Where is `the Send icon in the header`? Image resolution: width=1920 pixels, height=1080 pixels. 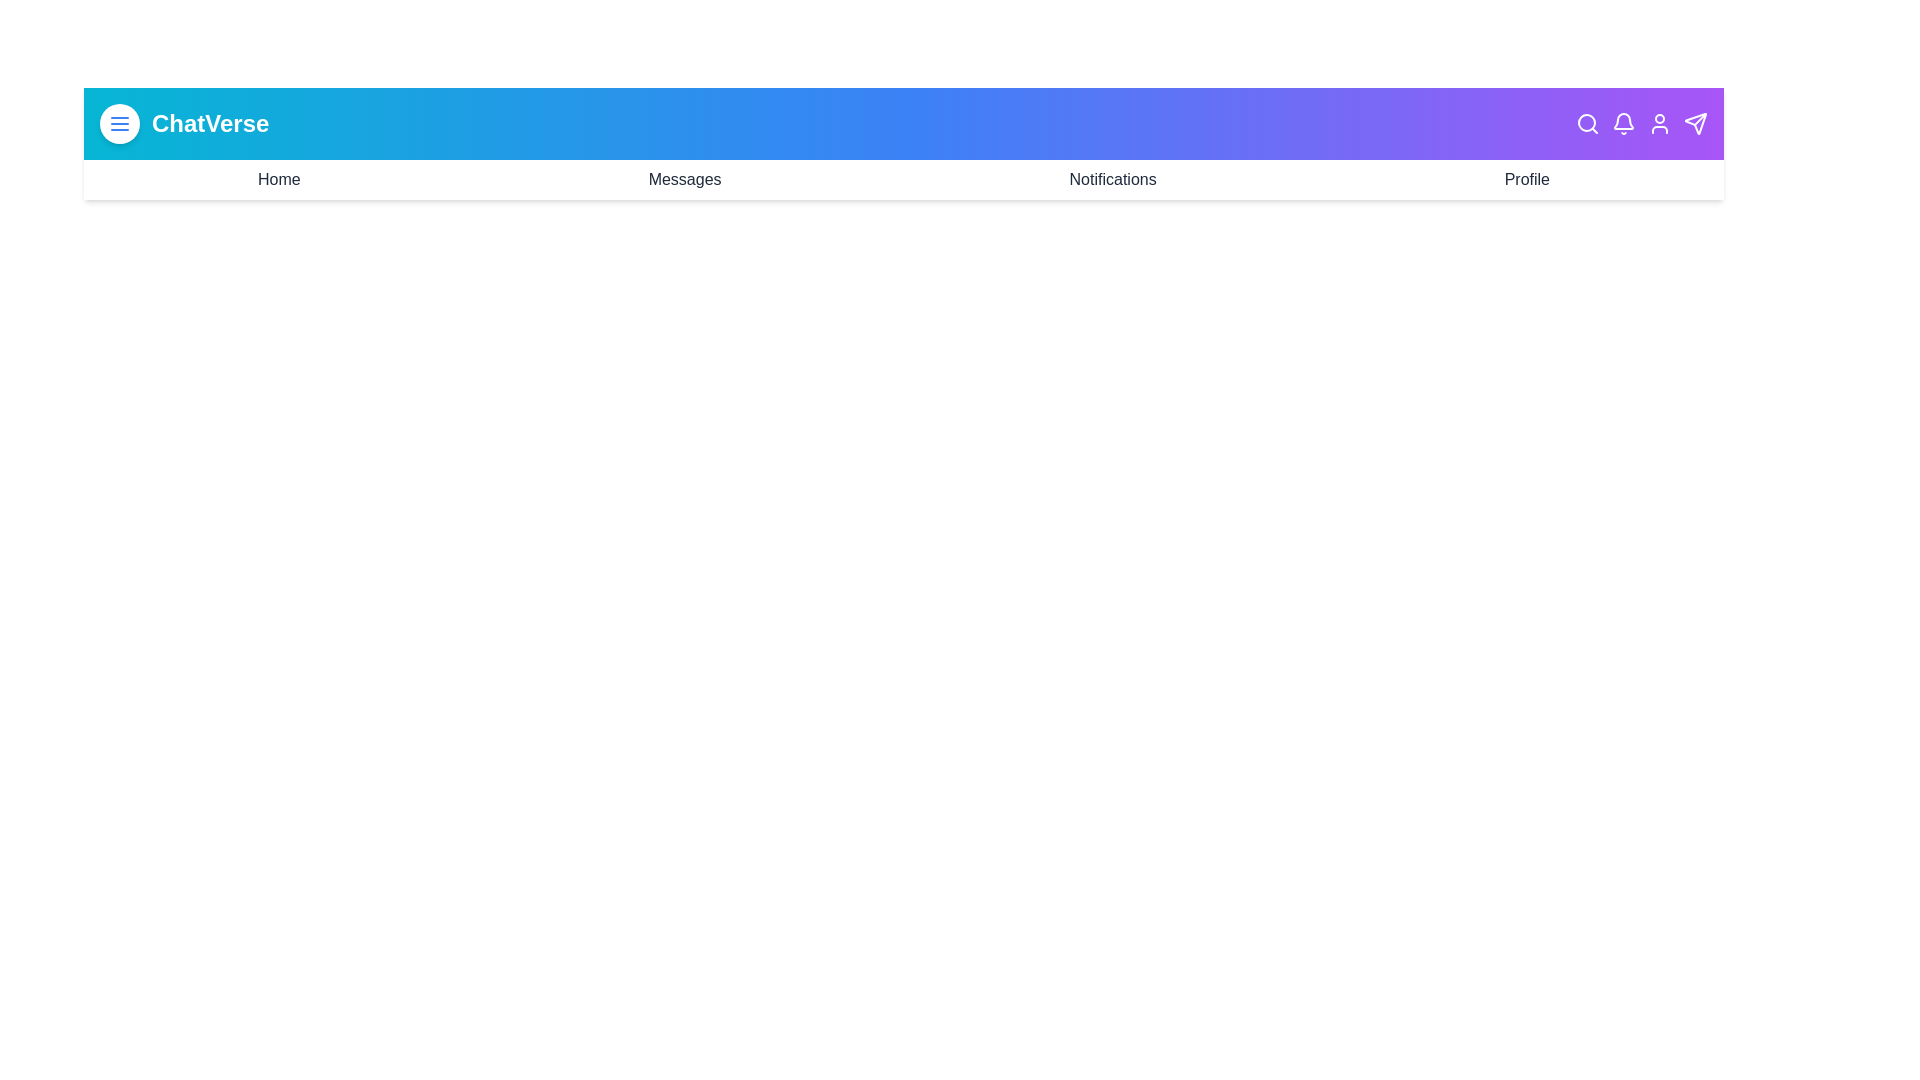
the Send icon in the header is located at coordinates (1694, 123).